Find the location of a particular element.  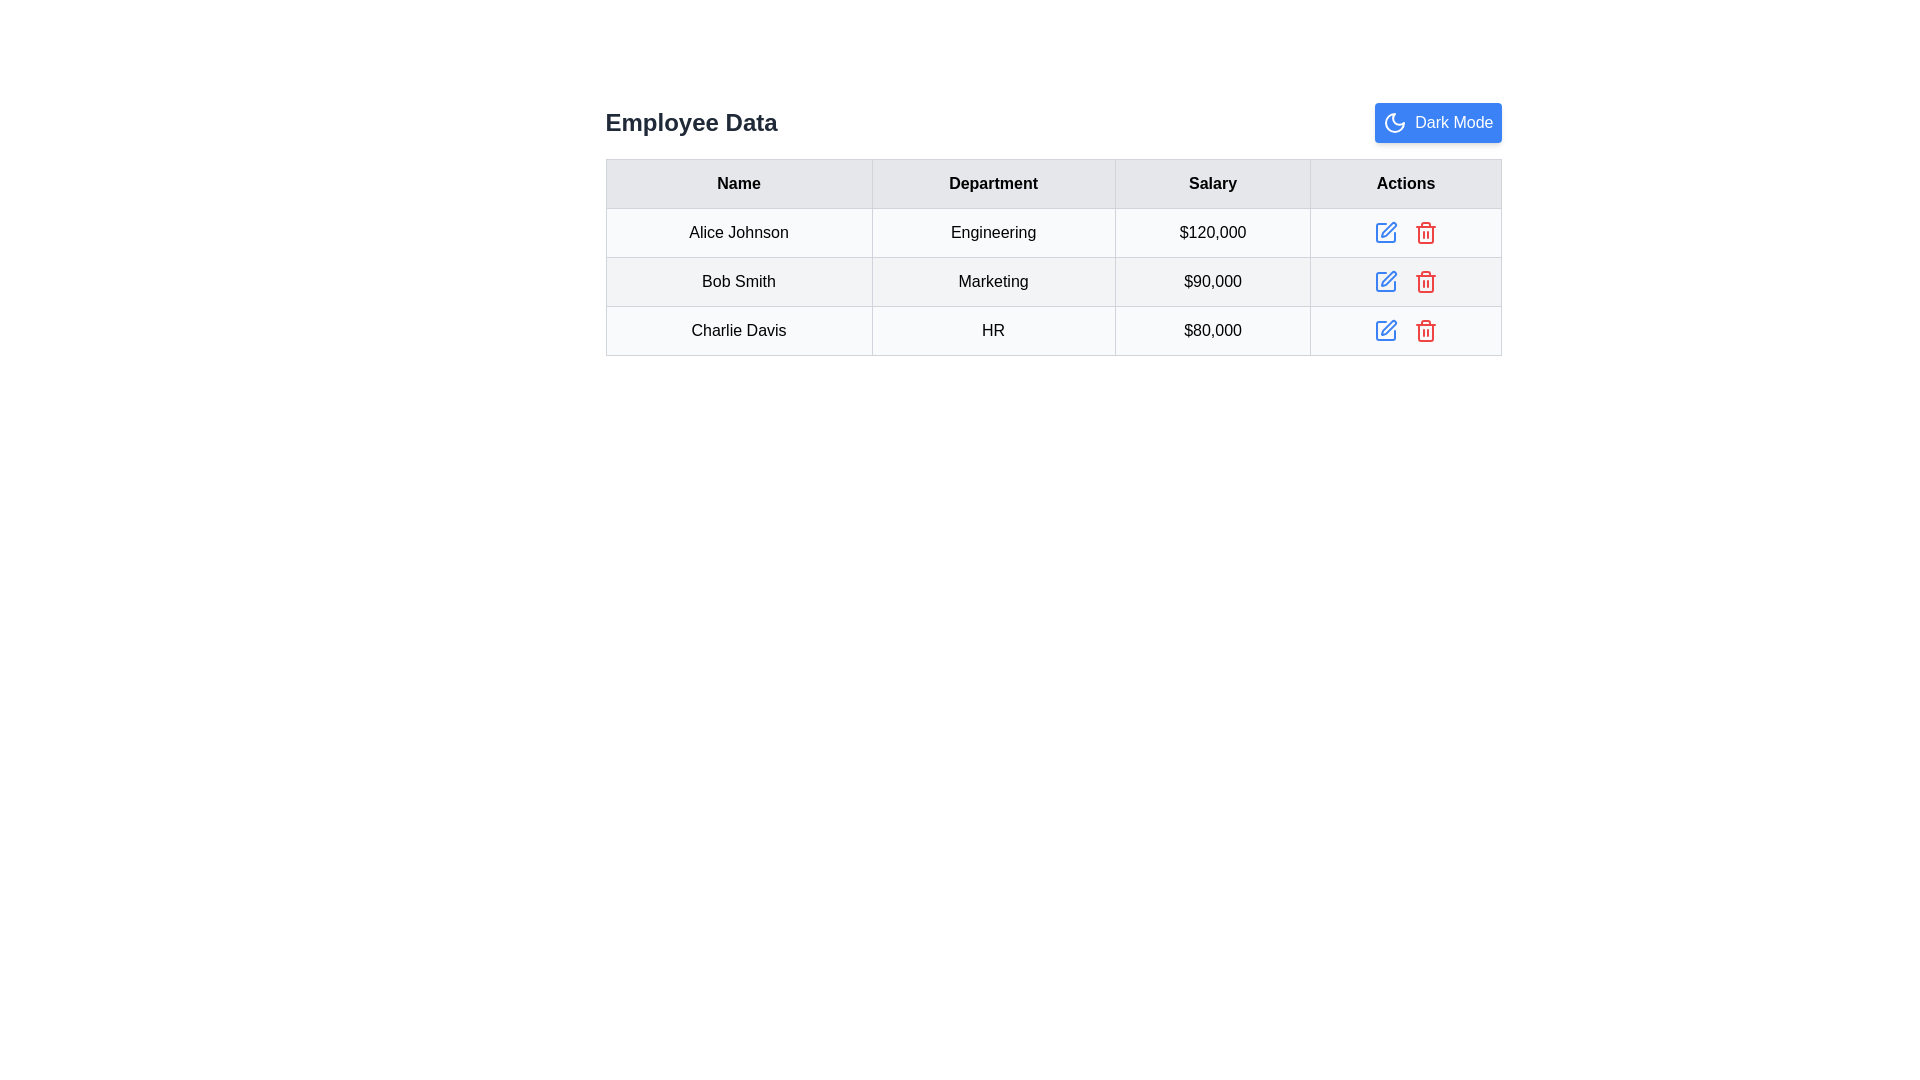

the delete icon in the action buttons pair for 'Charlie Davis' in the third row of the table is located at coordinates (1405, 330).